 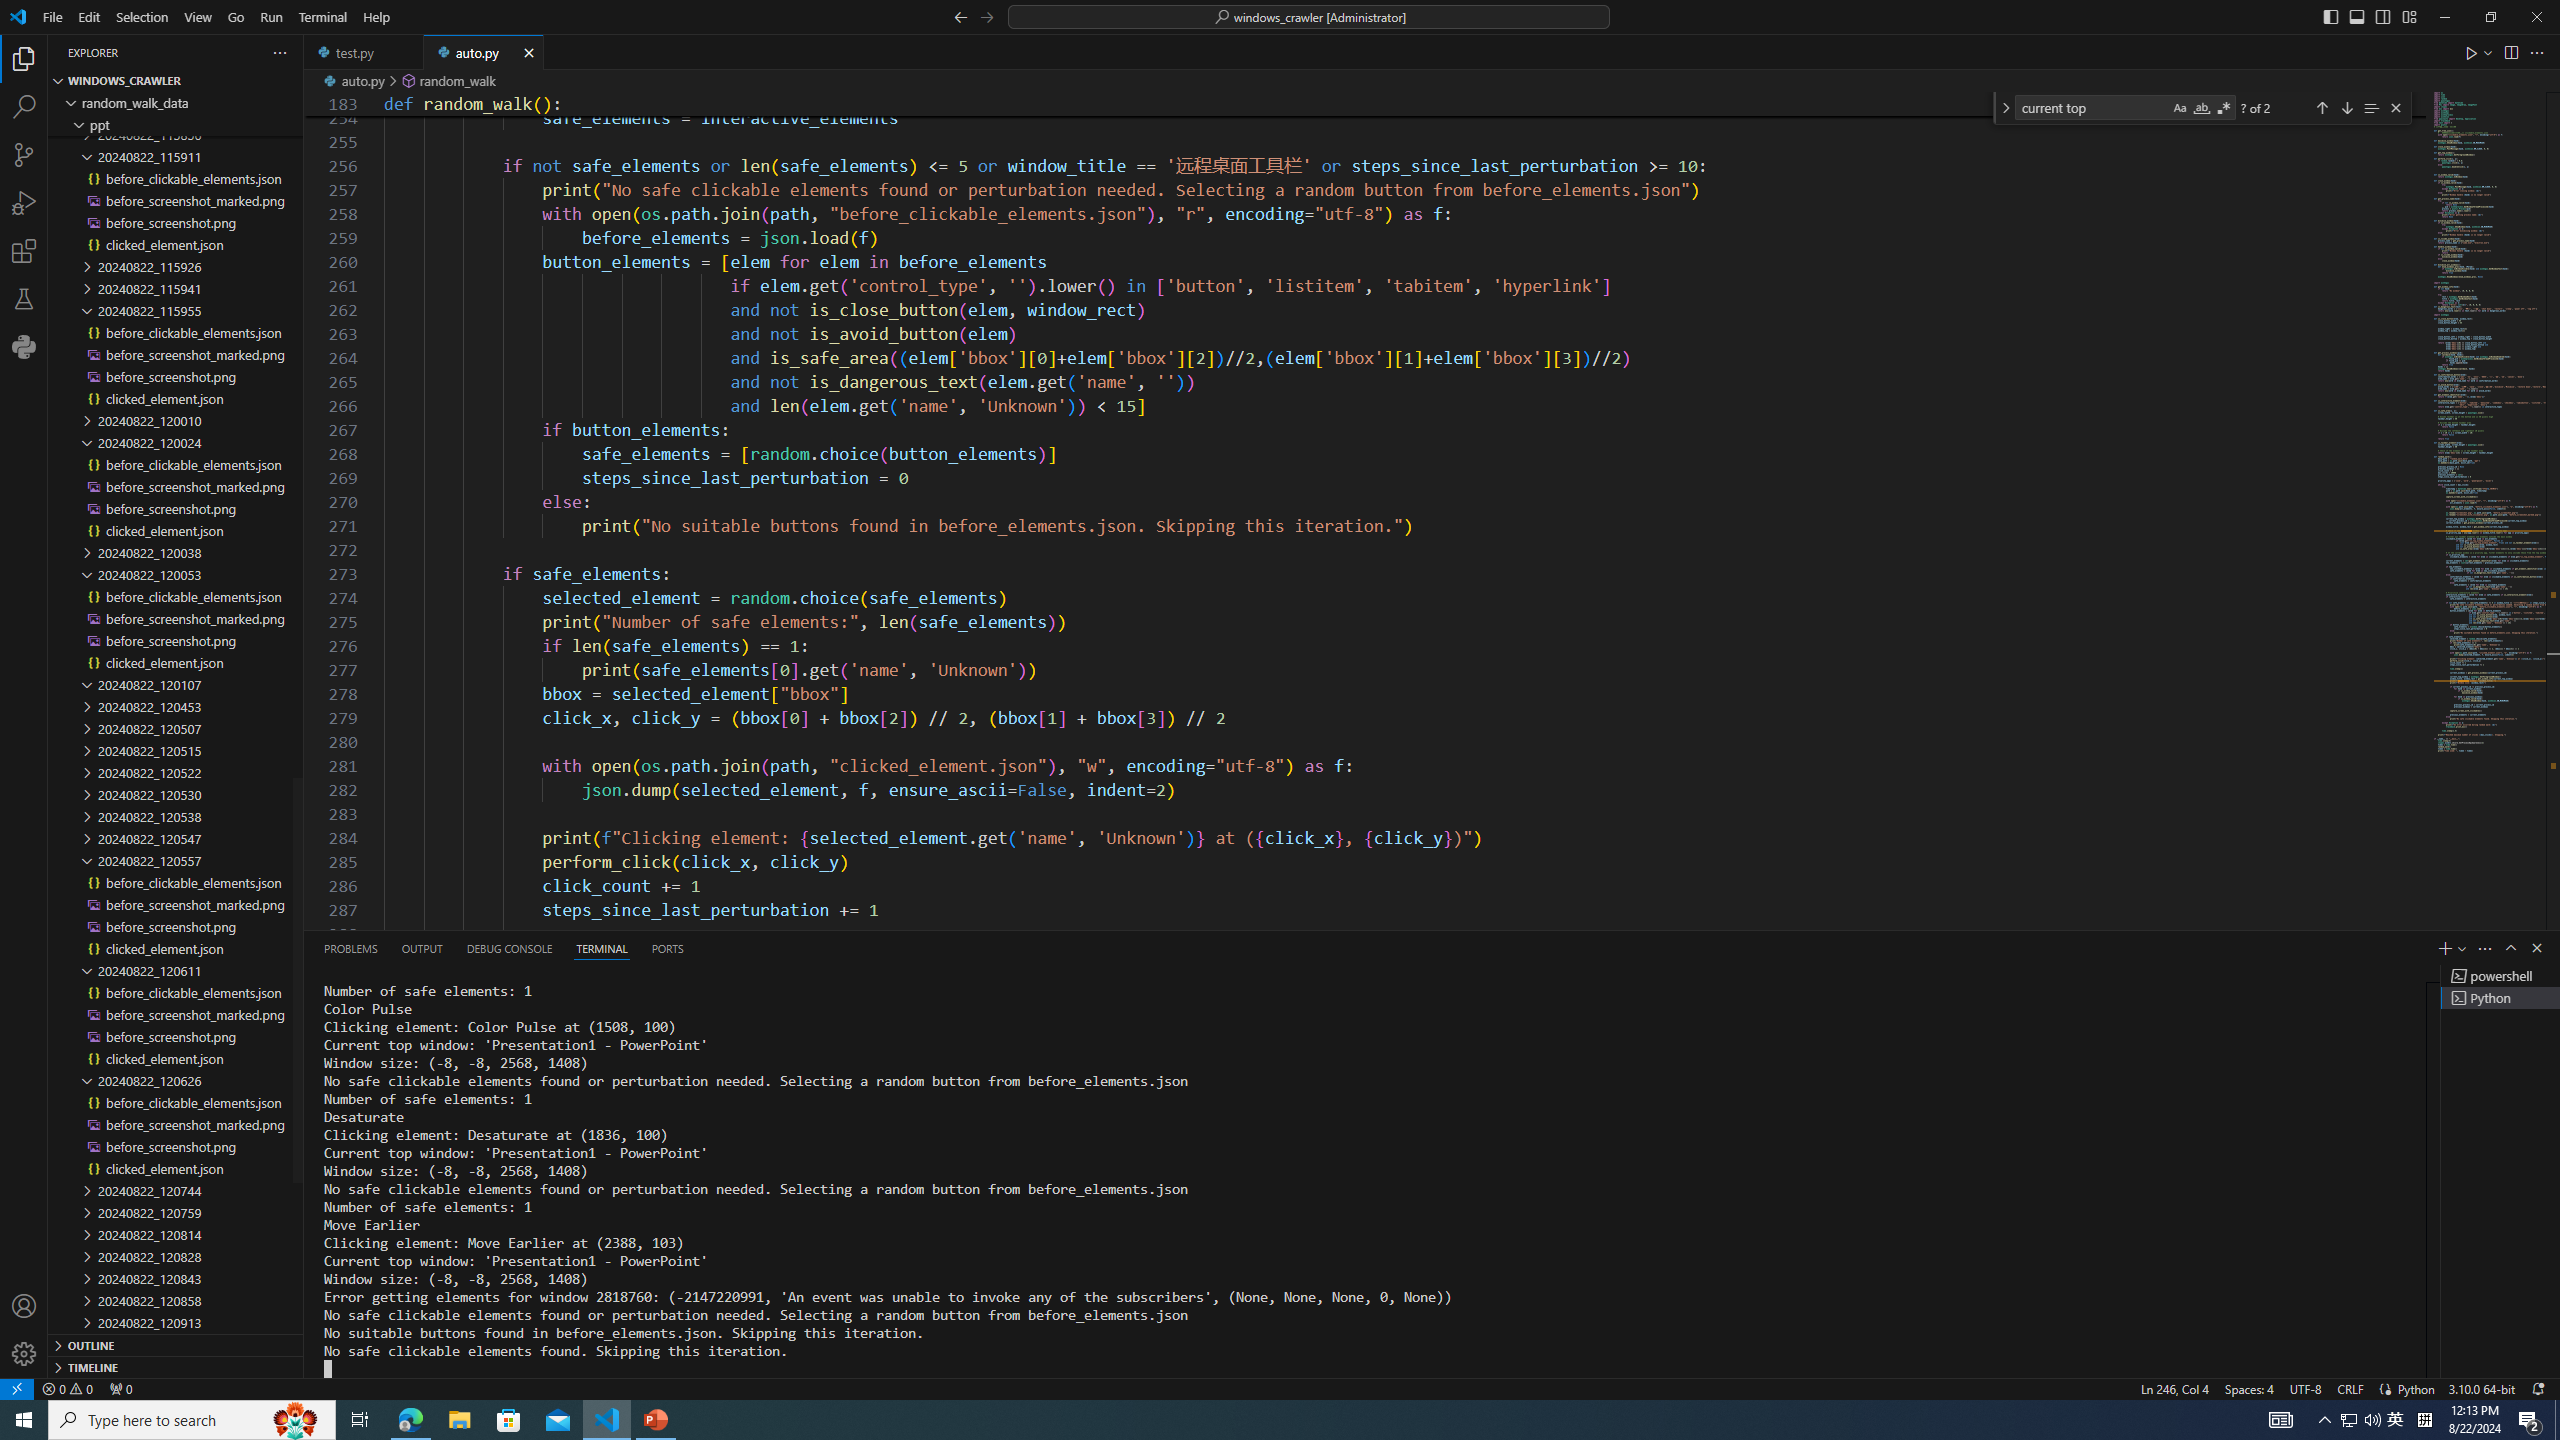 I want to click on 'Hide Panel', so click(x=2535, y=947).